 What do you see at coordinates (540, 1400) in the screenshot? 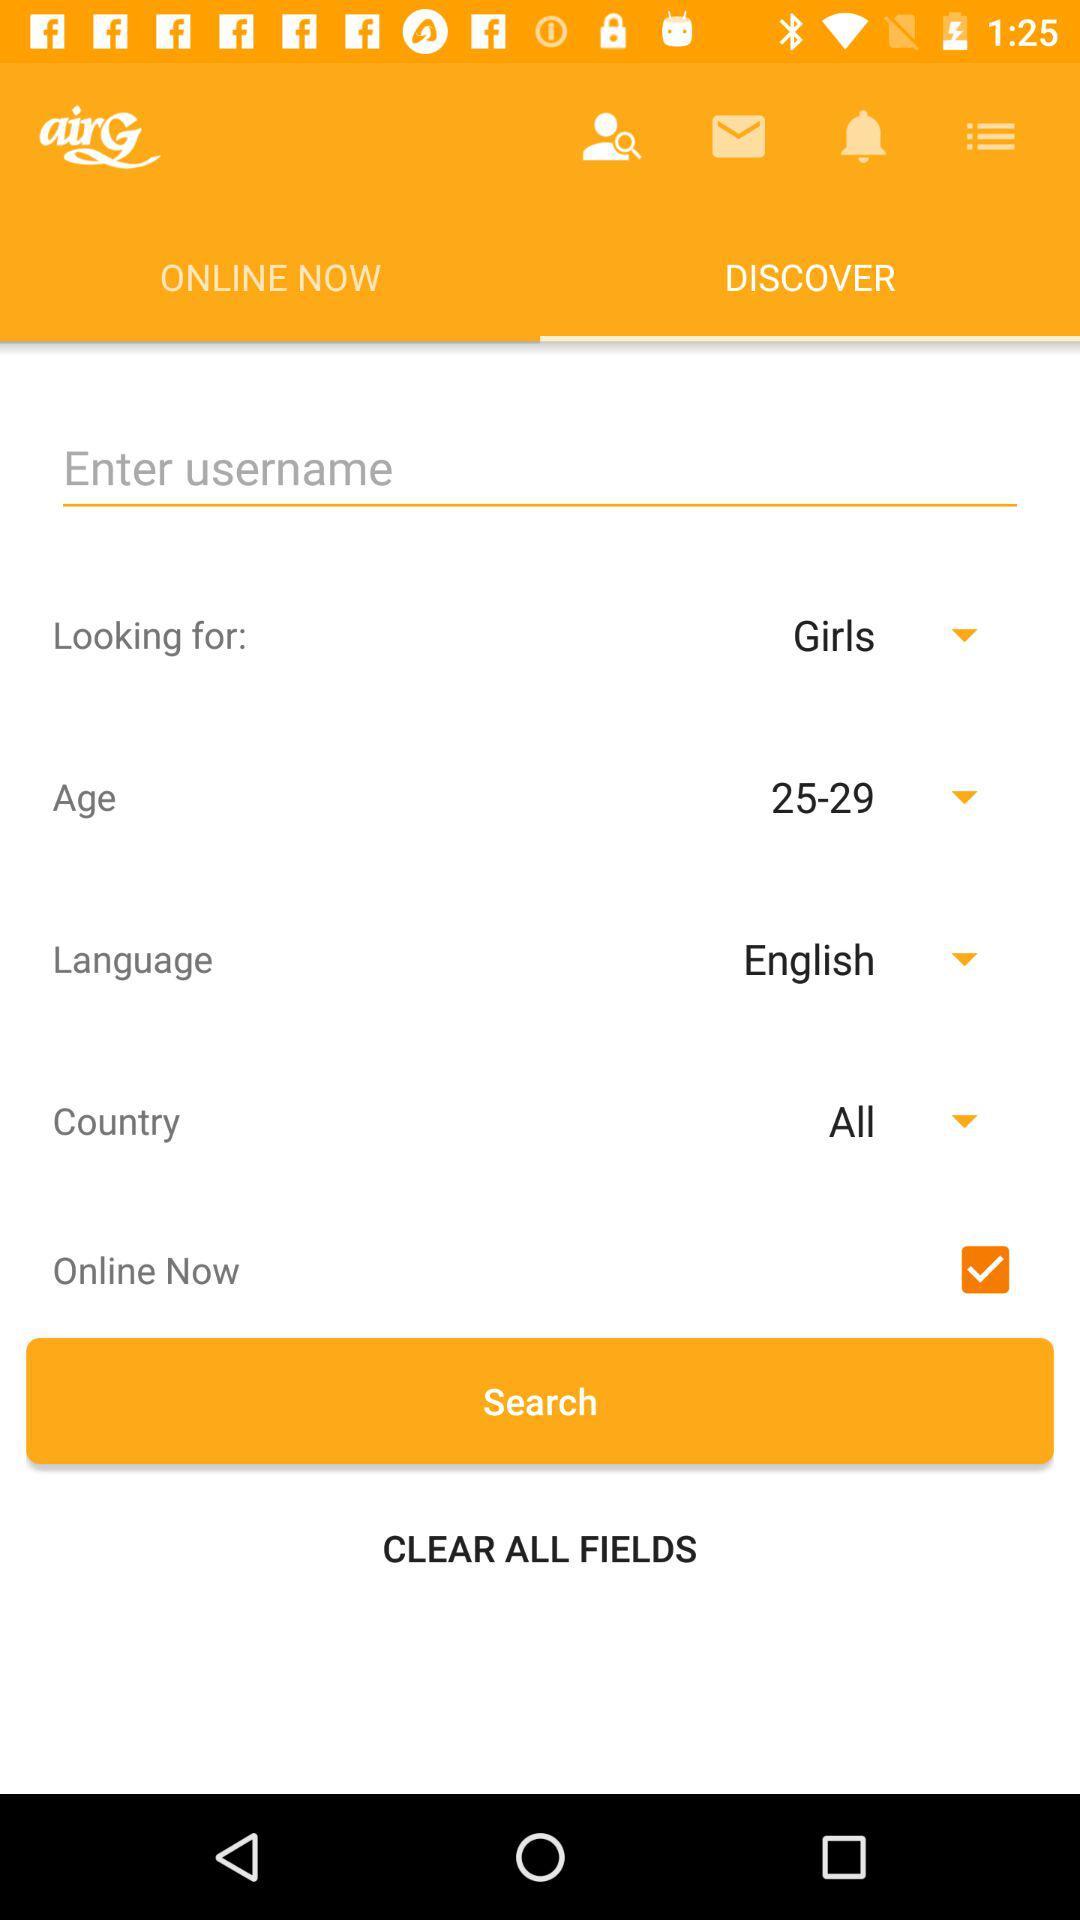
I see `search button` at bounding box center [540, 1400].